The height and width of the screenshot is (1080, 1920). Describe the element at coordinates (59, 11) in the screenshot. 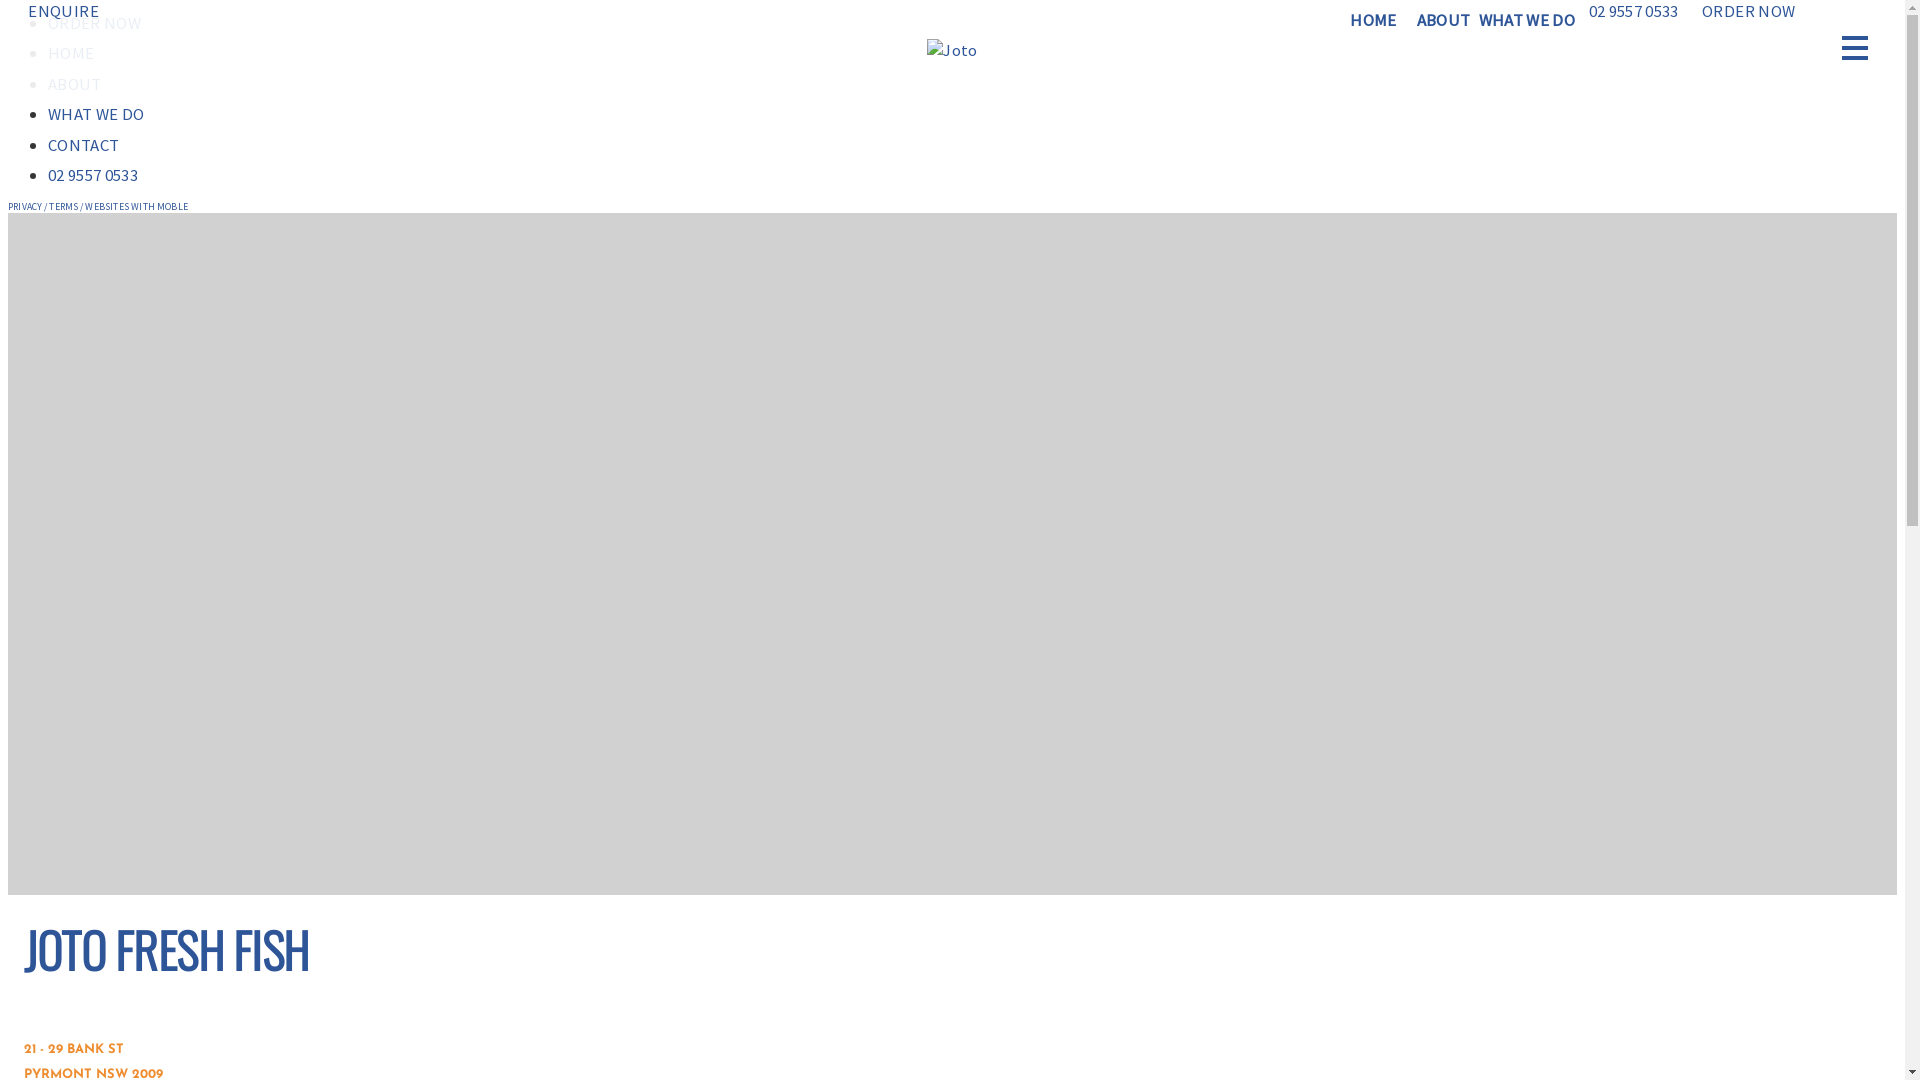

I see `'ENQUIRE'` at that location.